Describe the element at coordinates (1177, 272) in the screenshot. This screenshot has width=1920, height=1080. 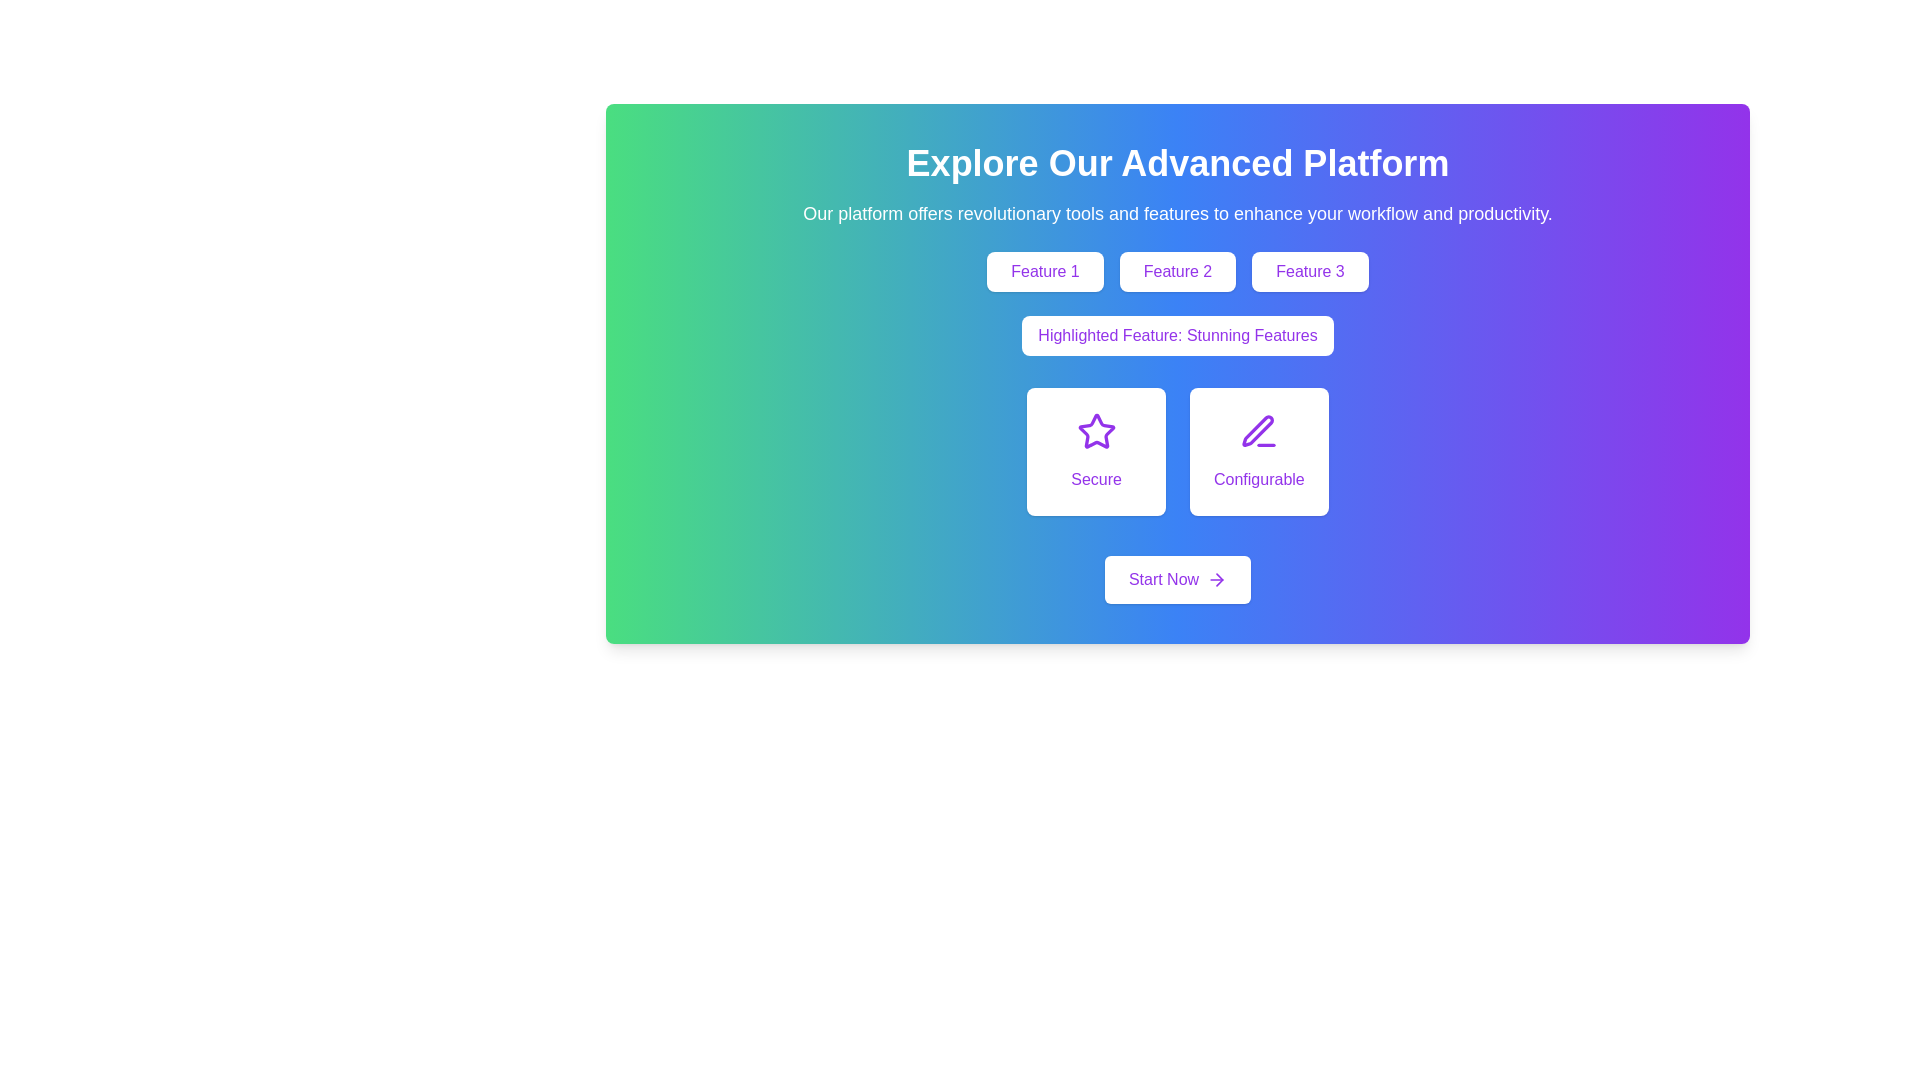
I see `the 'Feature 2' button, which is a rectangular button with rounded edges and a white background, located beneath the heading 'Explore Our Advanced Platform'` at that location.